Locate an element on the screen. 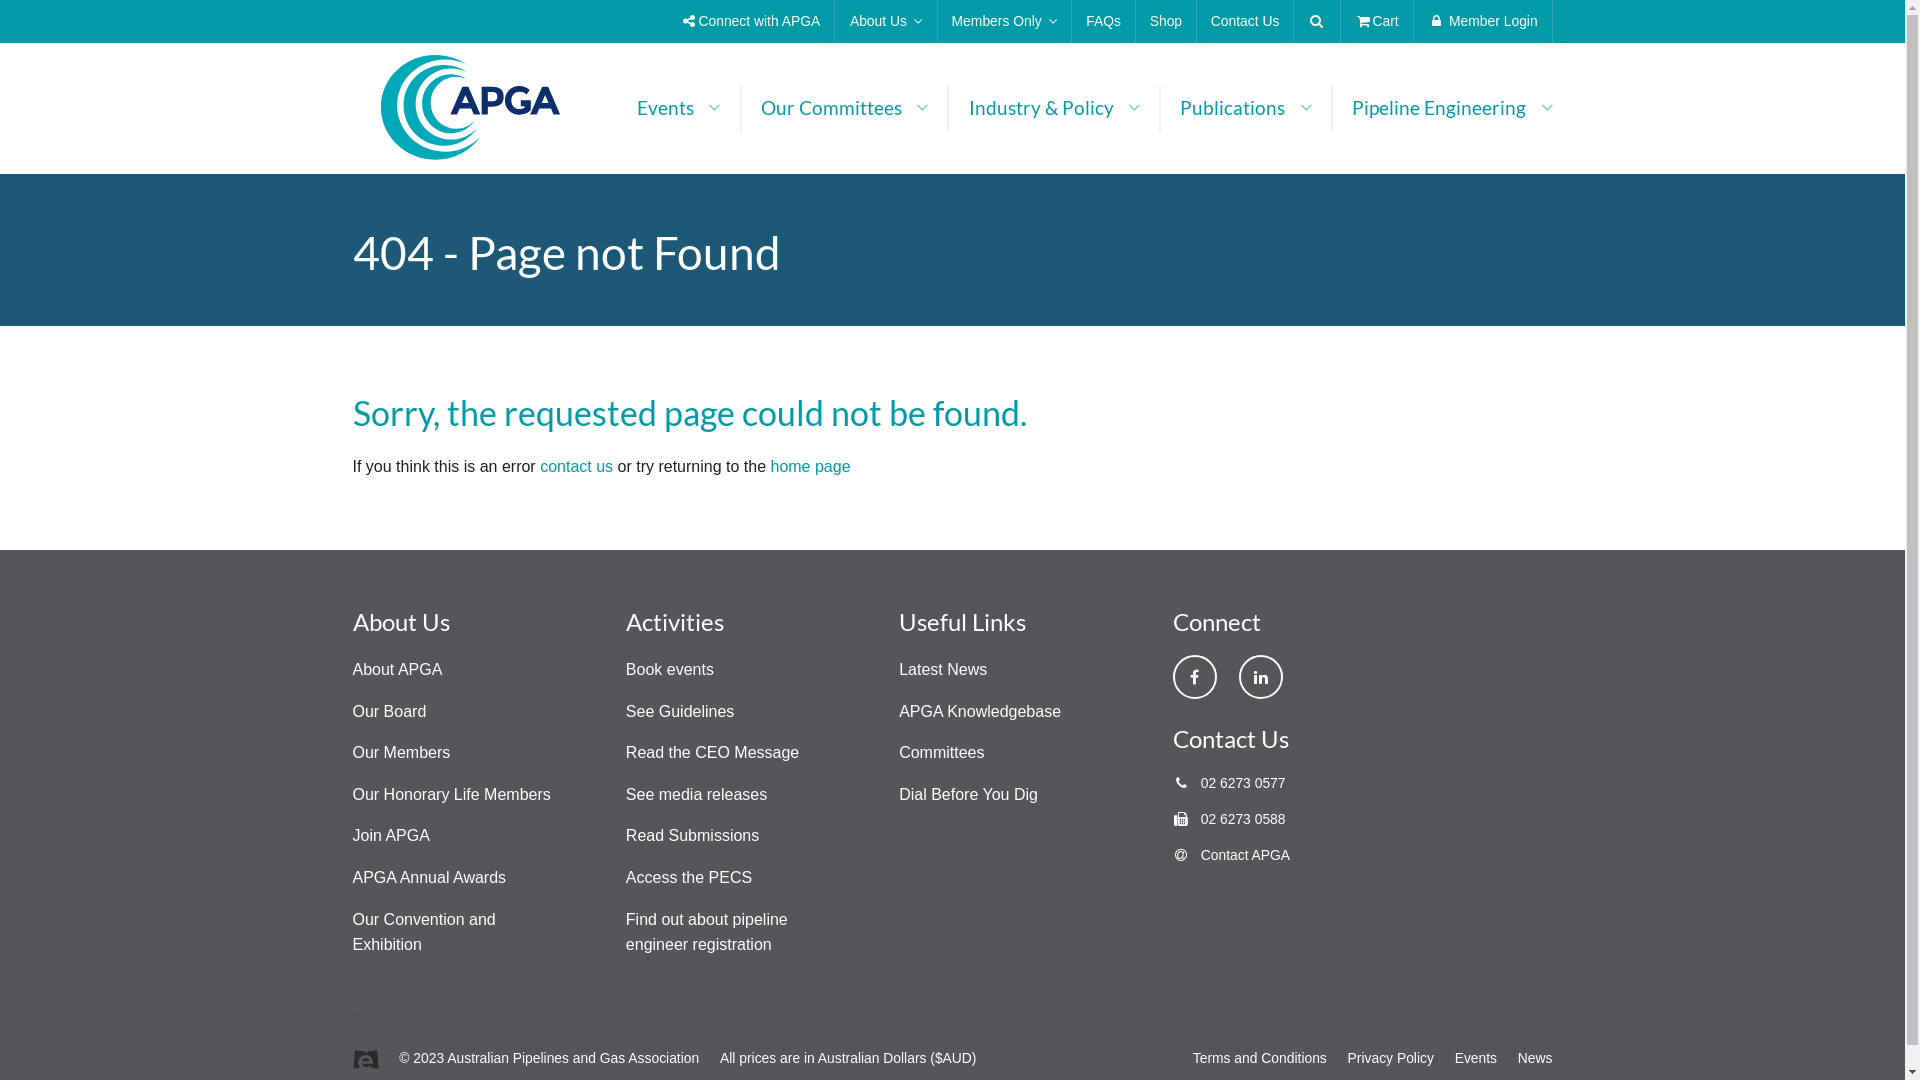  'Dial Before You Dig' is located at coordinates (968, 793).